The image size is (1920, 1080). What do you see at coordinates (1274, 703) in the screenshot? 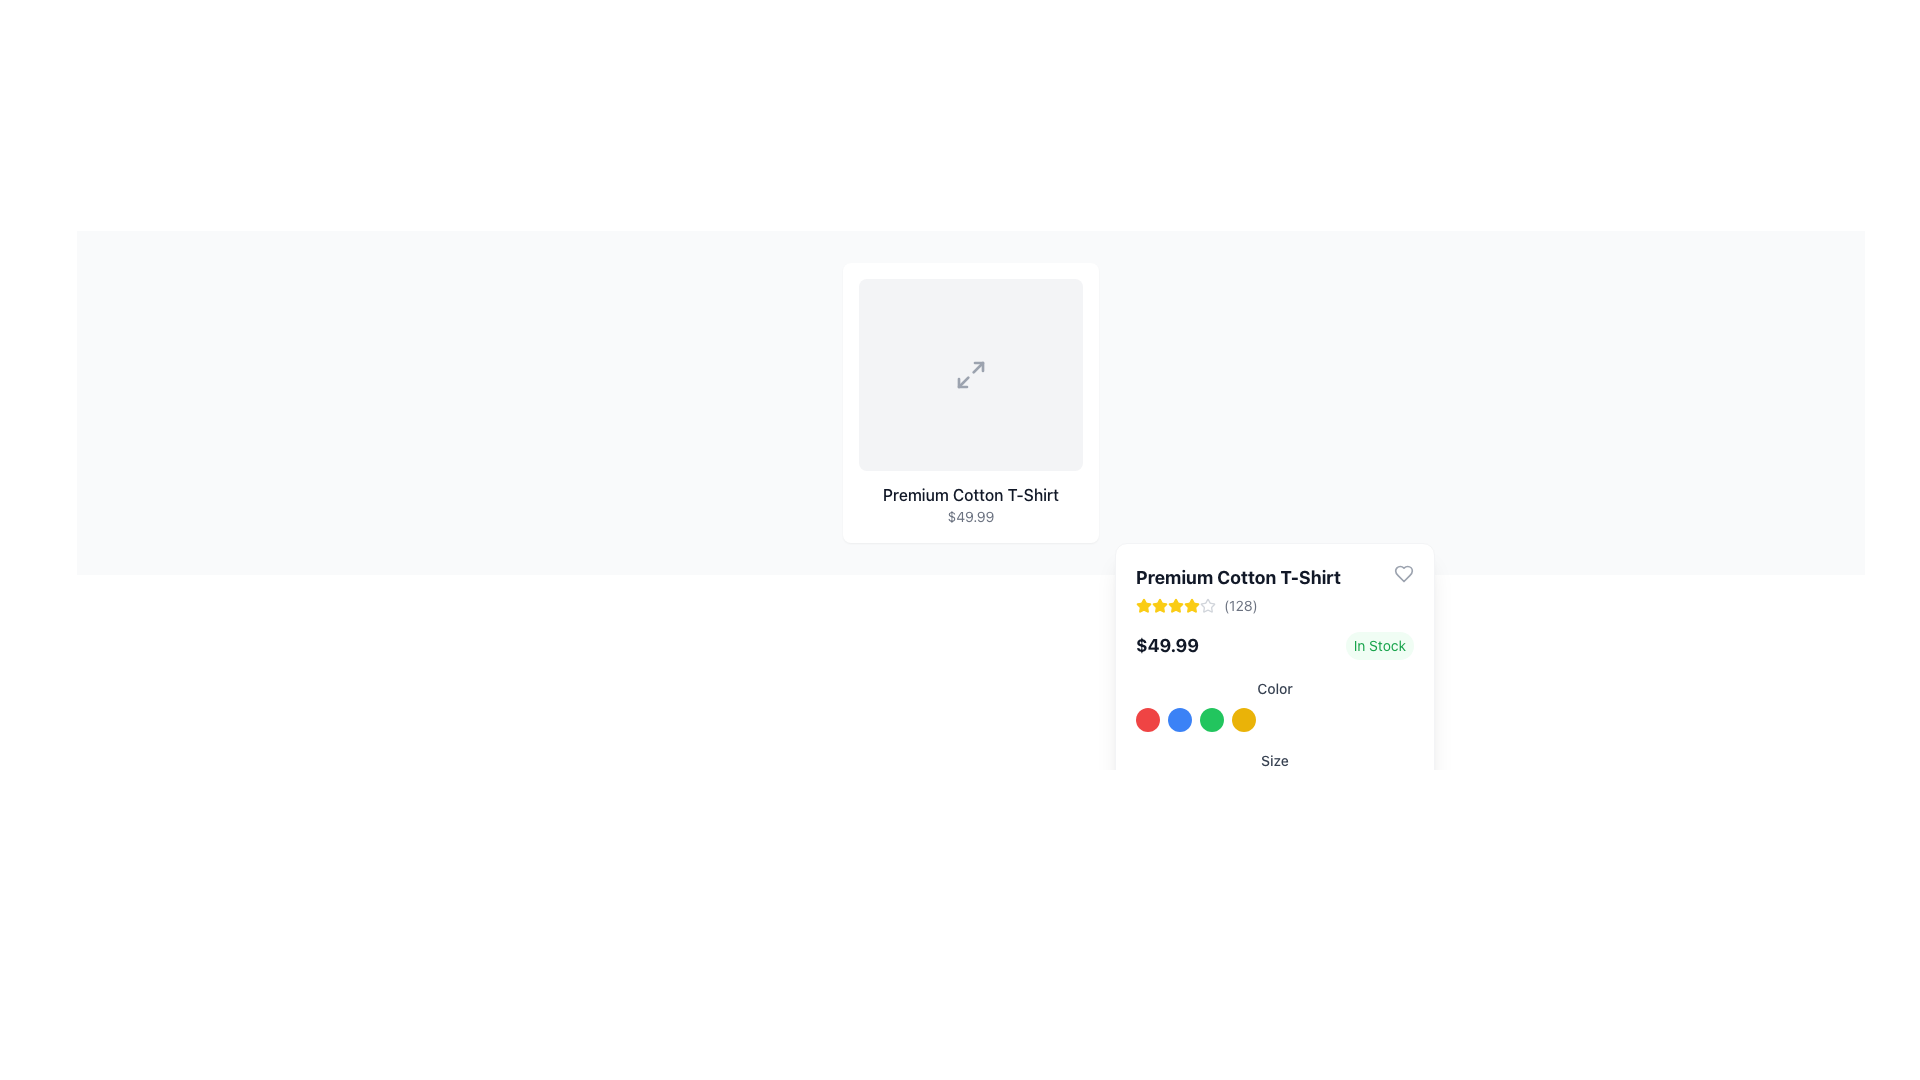
I see `the 'Color' label section` at bounding box center [1274, 703].